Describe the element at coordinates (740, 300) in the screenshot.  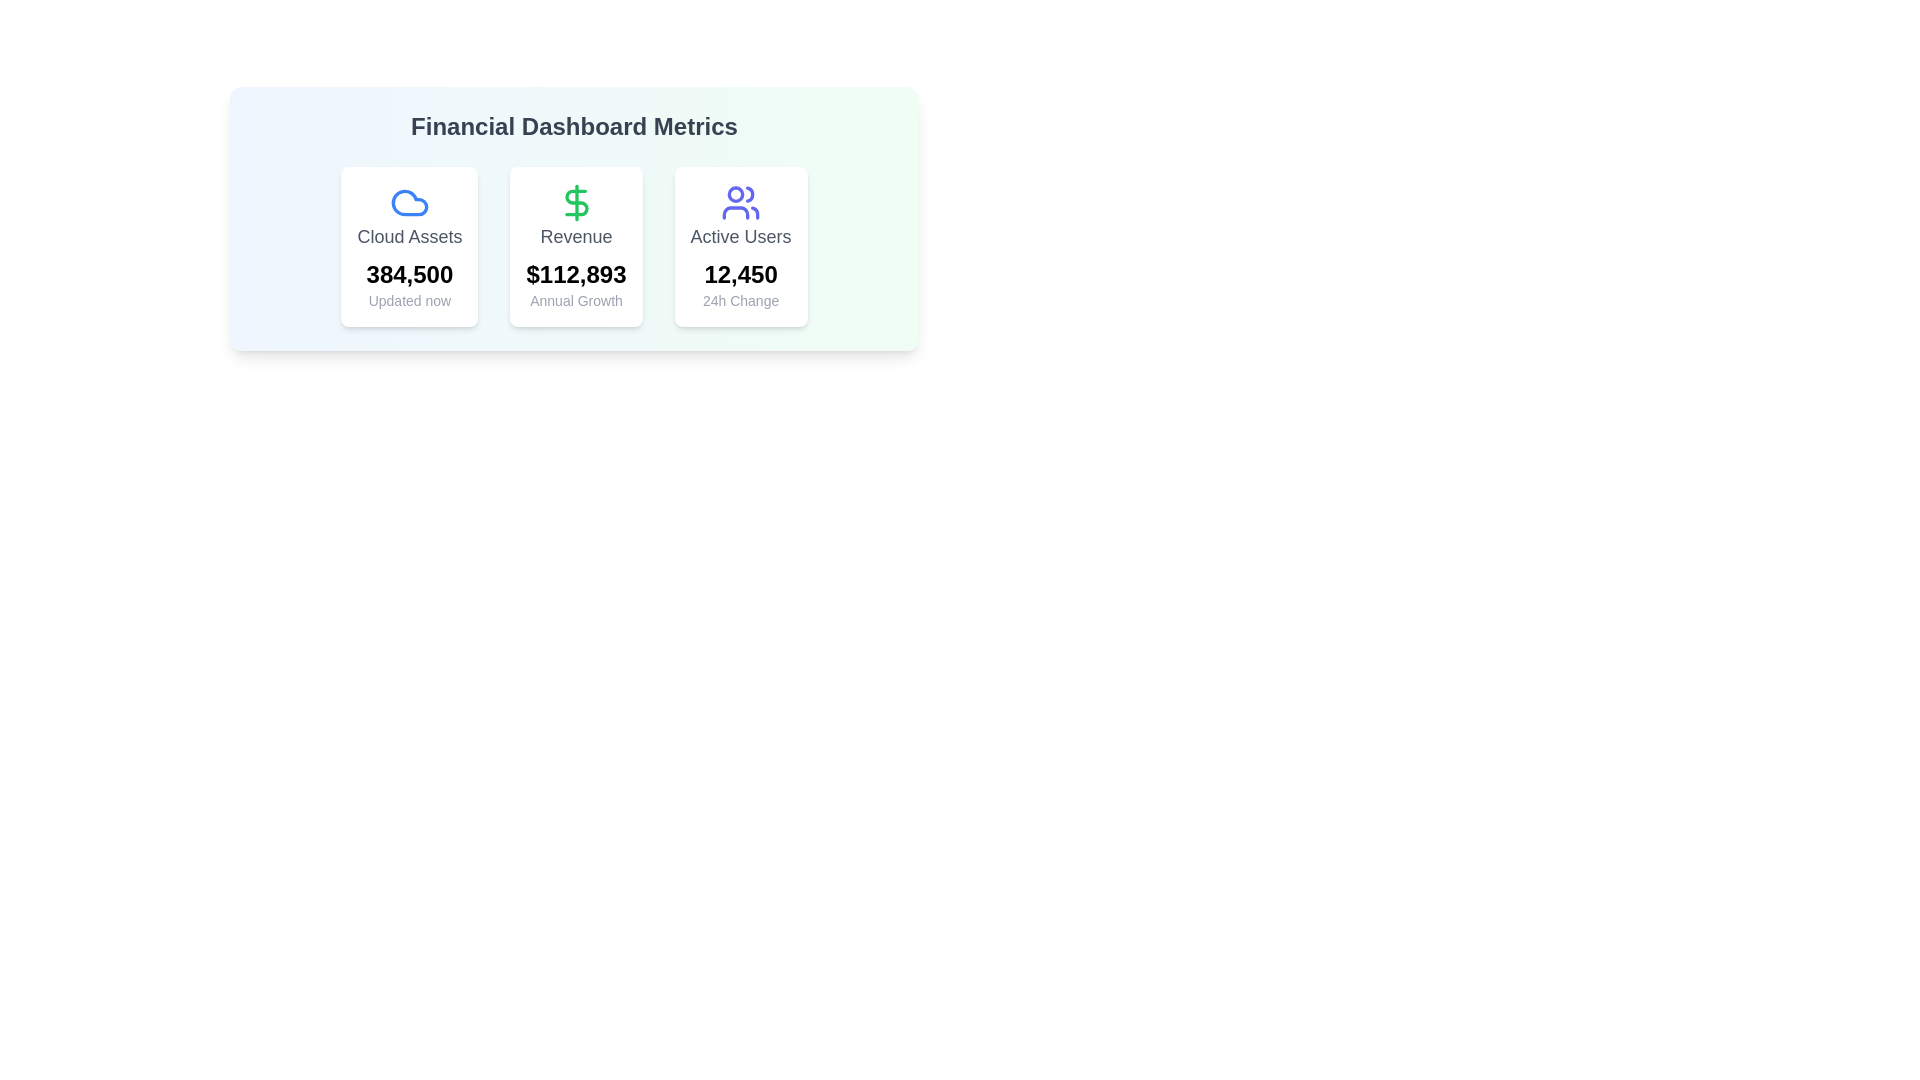
I see `the Text label providing context for the metric's timeframe or type of data measurement located below the bold numerical value '12,450' in the 'Active Users' card, which is the third card from the left` at that location.